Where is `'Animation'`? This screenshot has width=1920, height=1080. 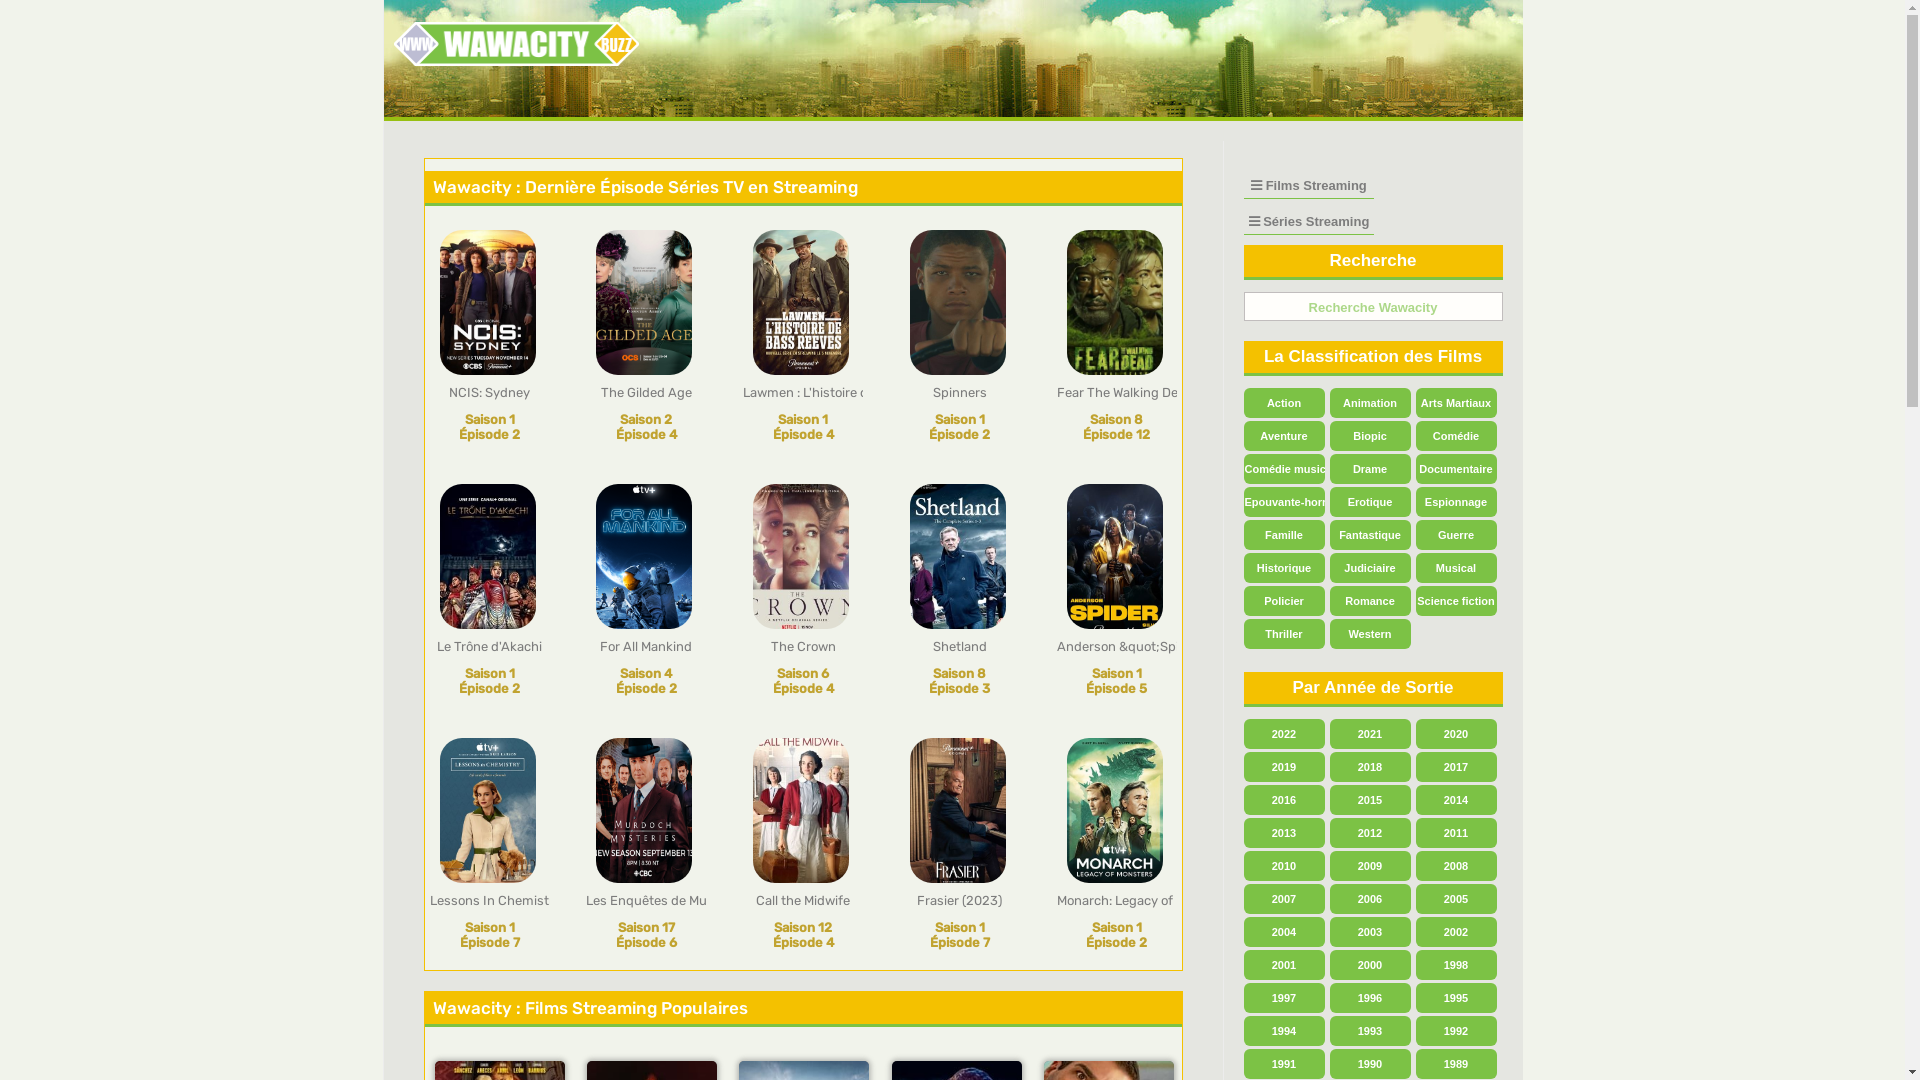 'Animation' is located at coordinates (1369, 402).